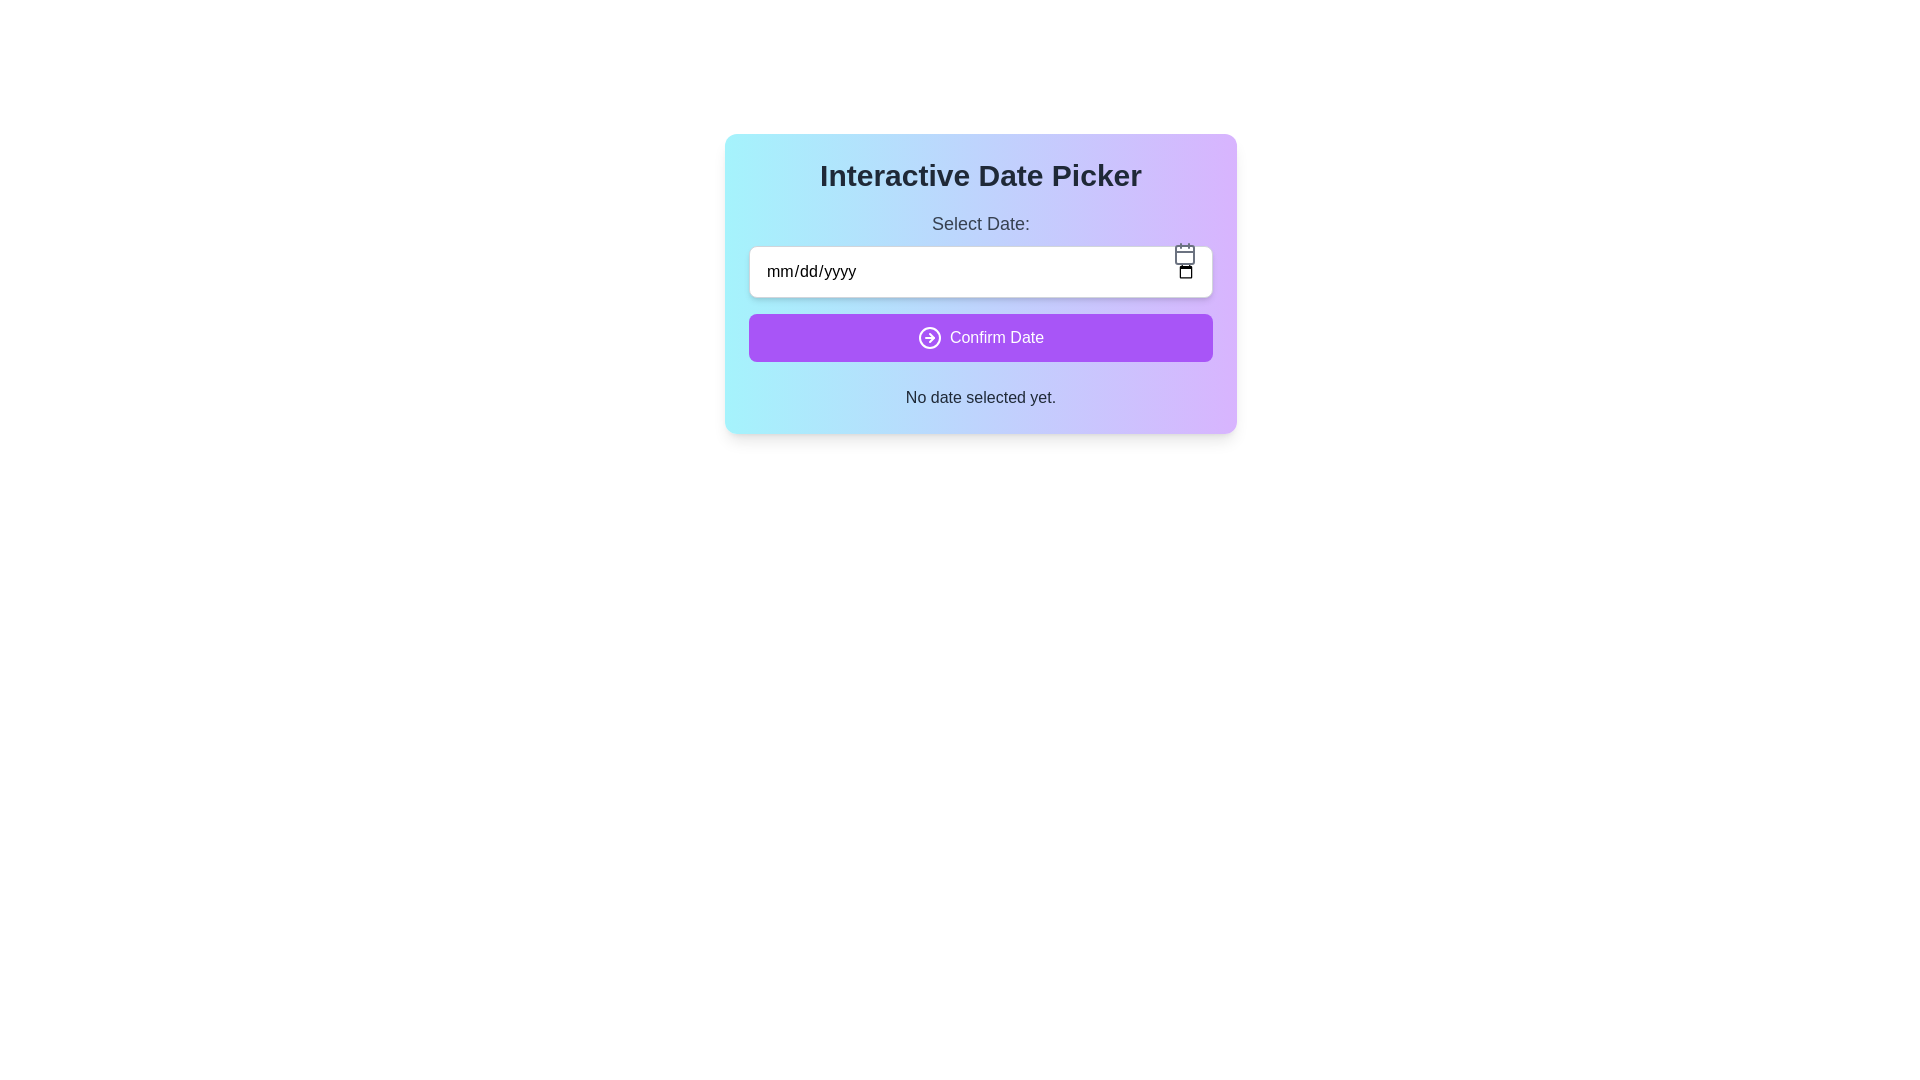 The height and width of the screenshot is (1080, 1920). I want to click on the circle arrow right icon located inside the 'Confirm Date' button for tooltip or visual feedback, so click(928, 337).